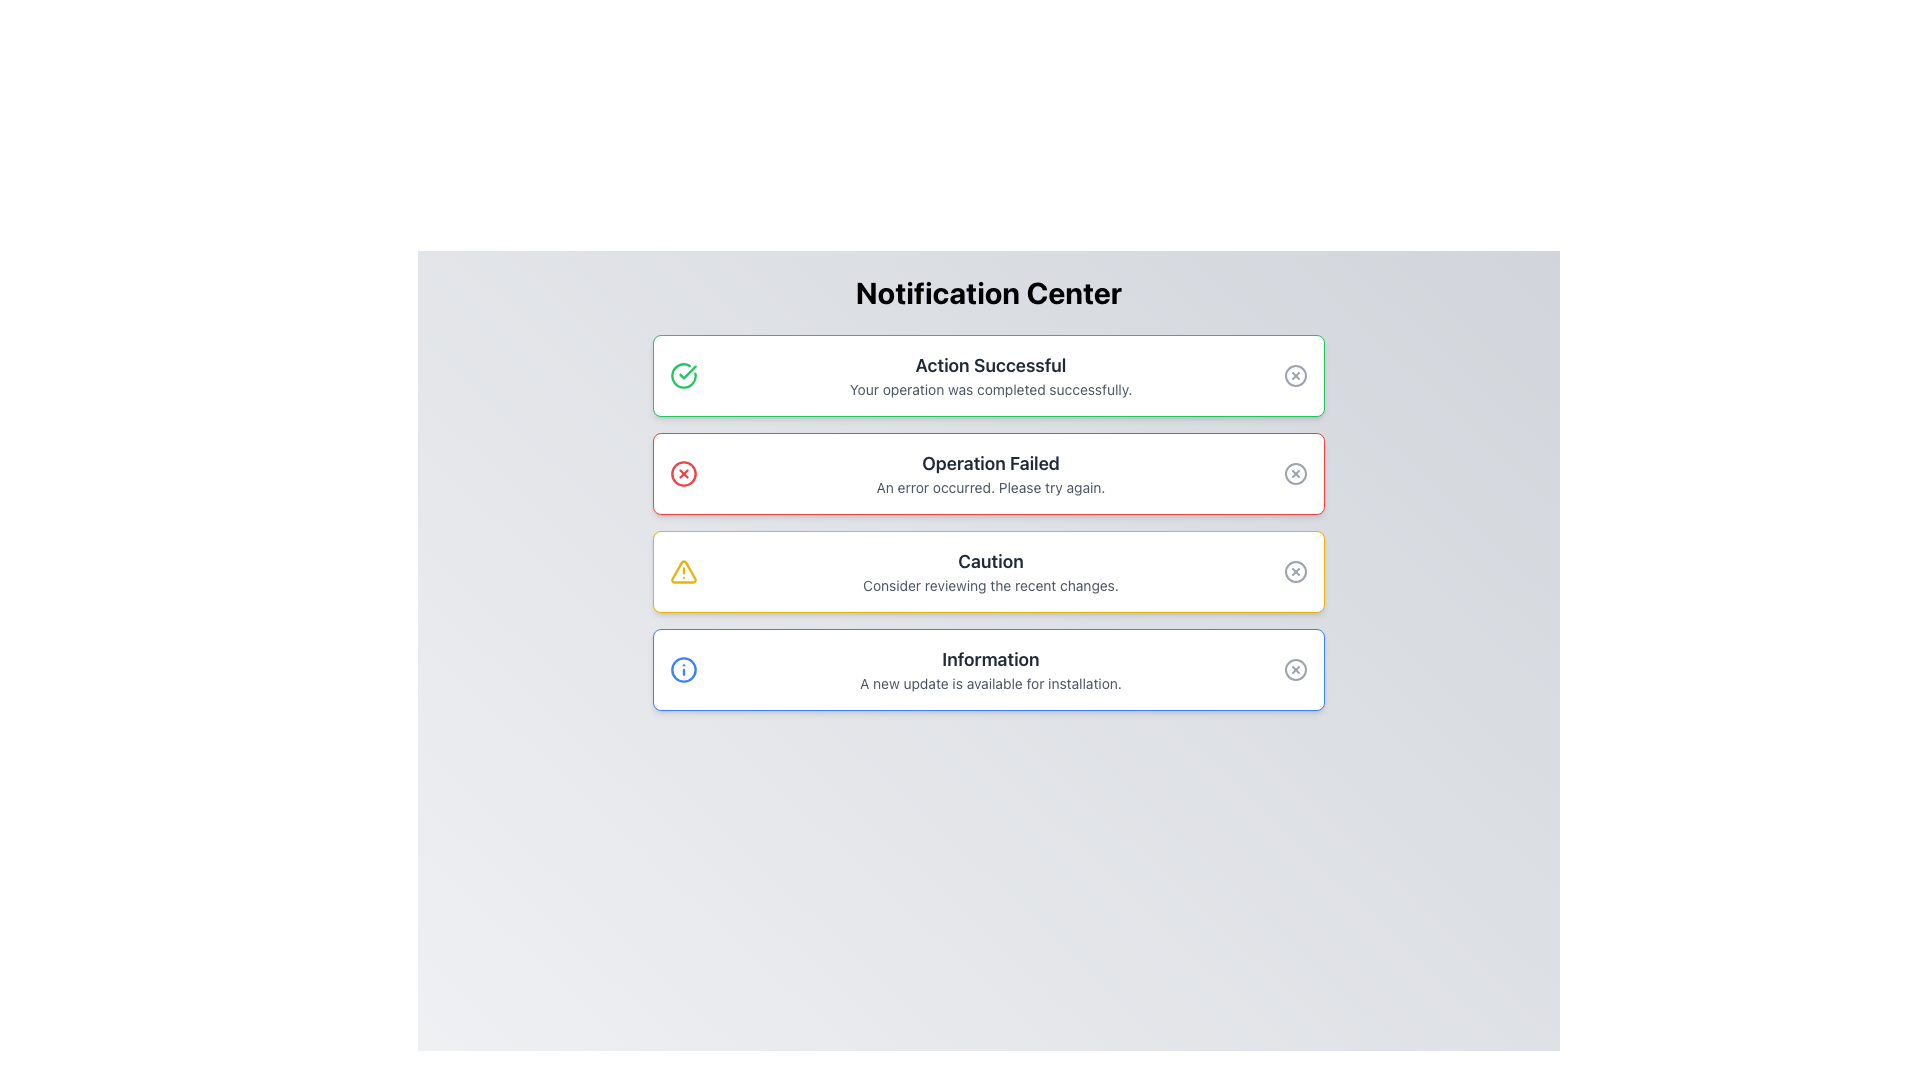 The image size is (1920, 1080). I want to click on the outermost circle of the 'Information' icon located in the fourth information panel at the bottom of the notification list, so click(684, 670).